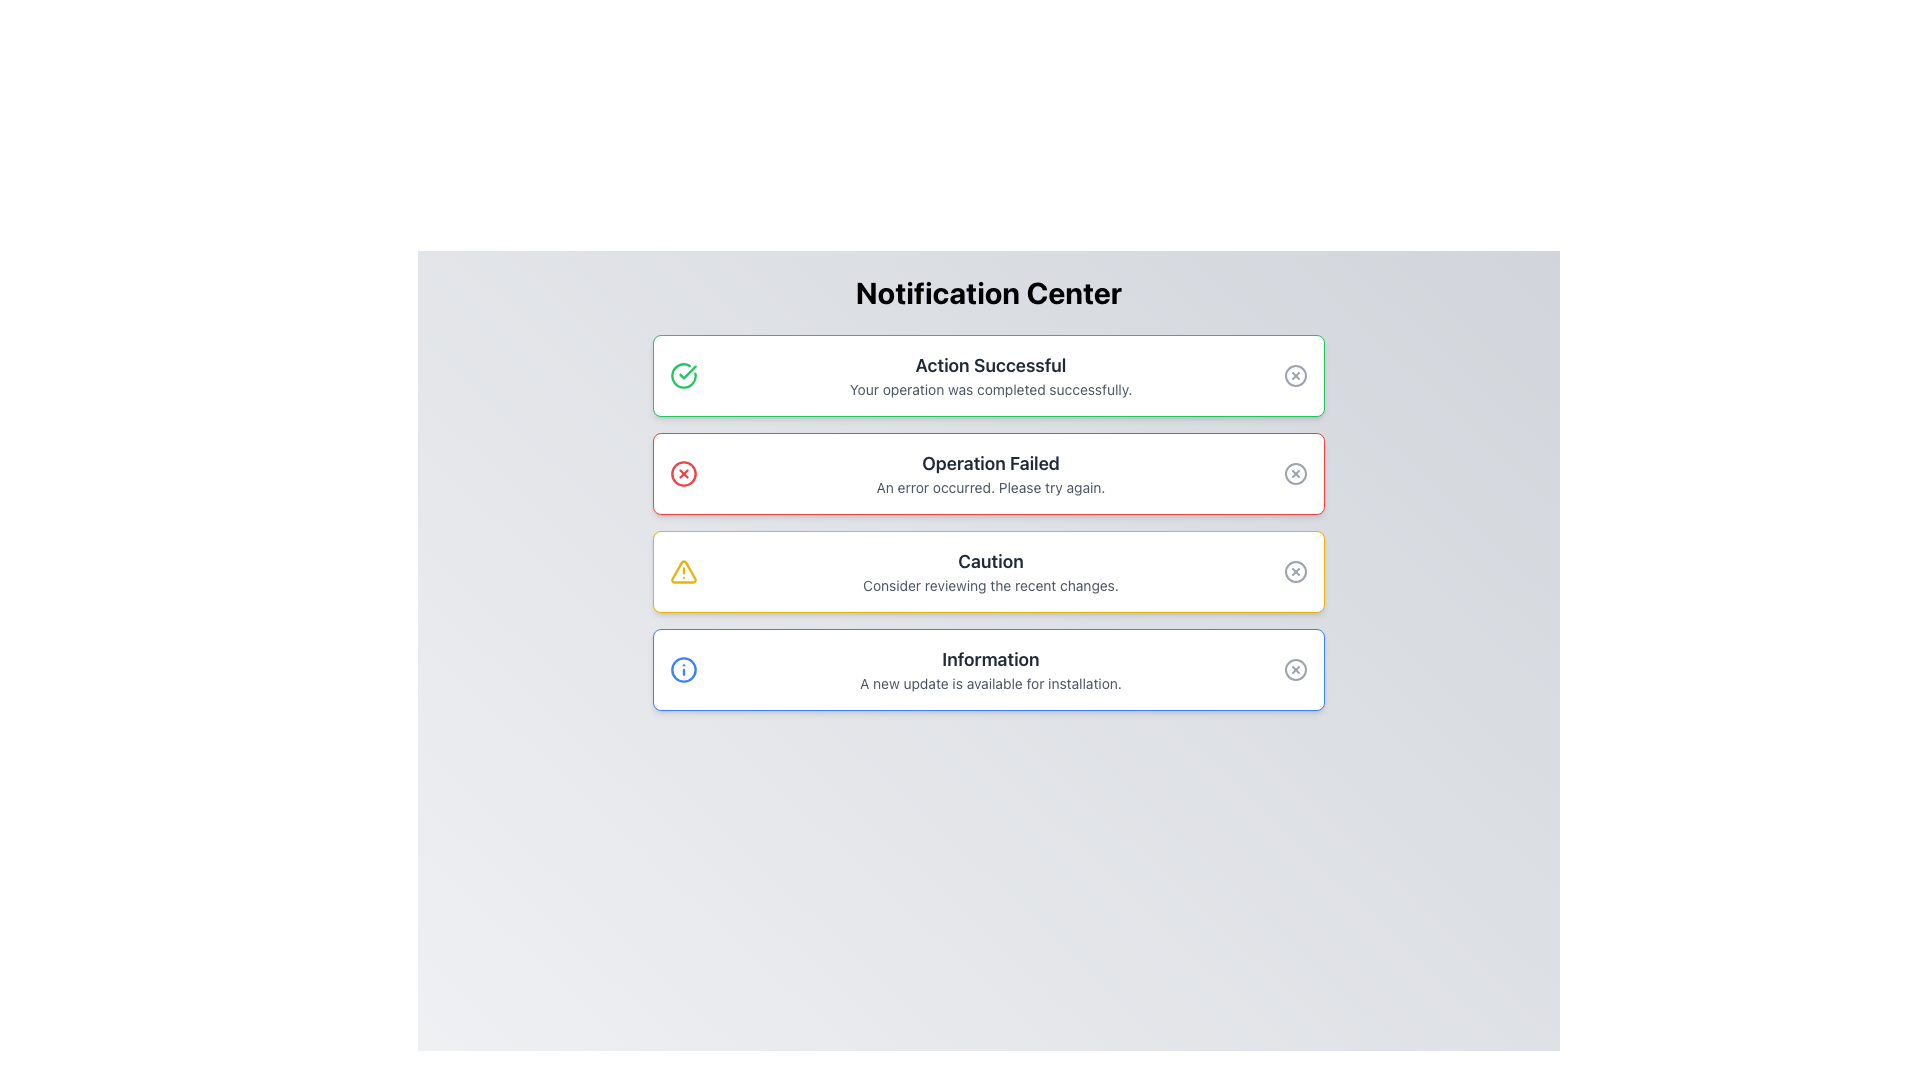 The image size is (1920, 1080). I want to click on the outermost circle of the 'Information' icon located in the fourth information panel at the bottom of the notification list, so click(684, 670).